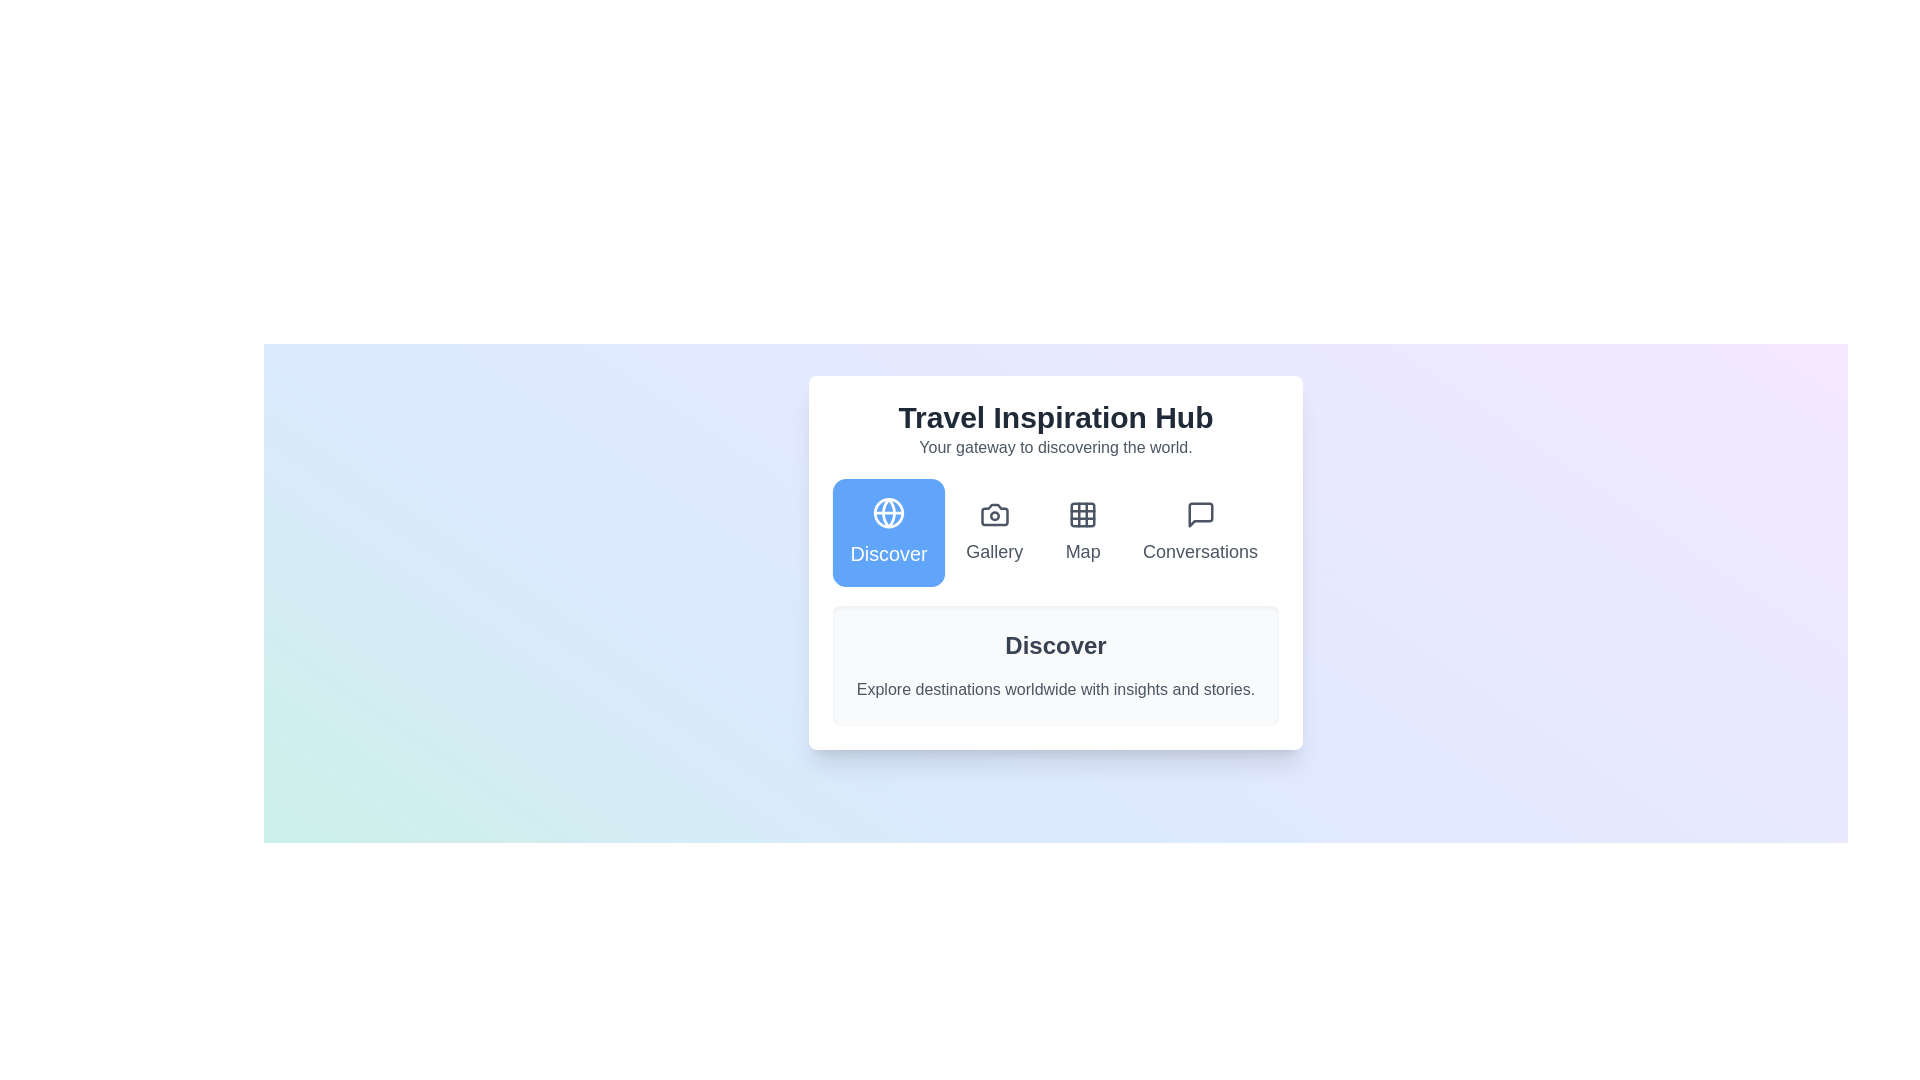 This screenshot has height=1080, width=1920. What do you see at coordinates (994, 531) in the screenshot?
I see `the 'Gallery' button located in the 'Travel Inspiration Hub' interface, which is the second button in a sequence of four buttons, positioned to the right of the 'Discover' button and to the left of the 'Map' button` at bounding box center [994, 531].